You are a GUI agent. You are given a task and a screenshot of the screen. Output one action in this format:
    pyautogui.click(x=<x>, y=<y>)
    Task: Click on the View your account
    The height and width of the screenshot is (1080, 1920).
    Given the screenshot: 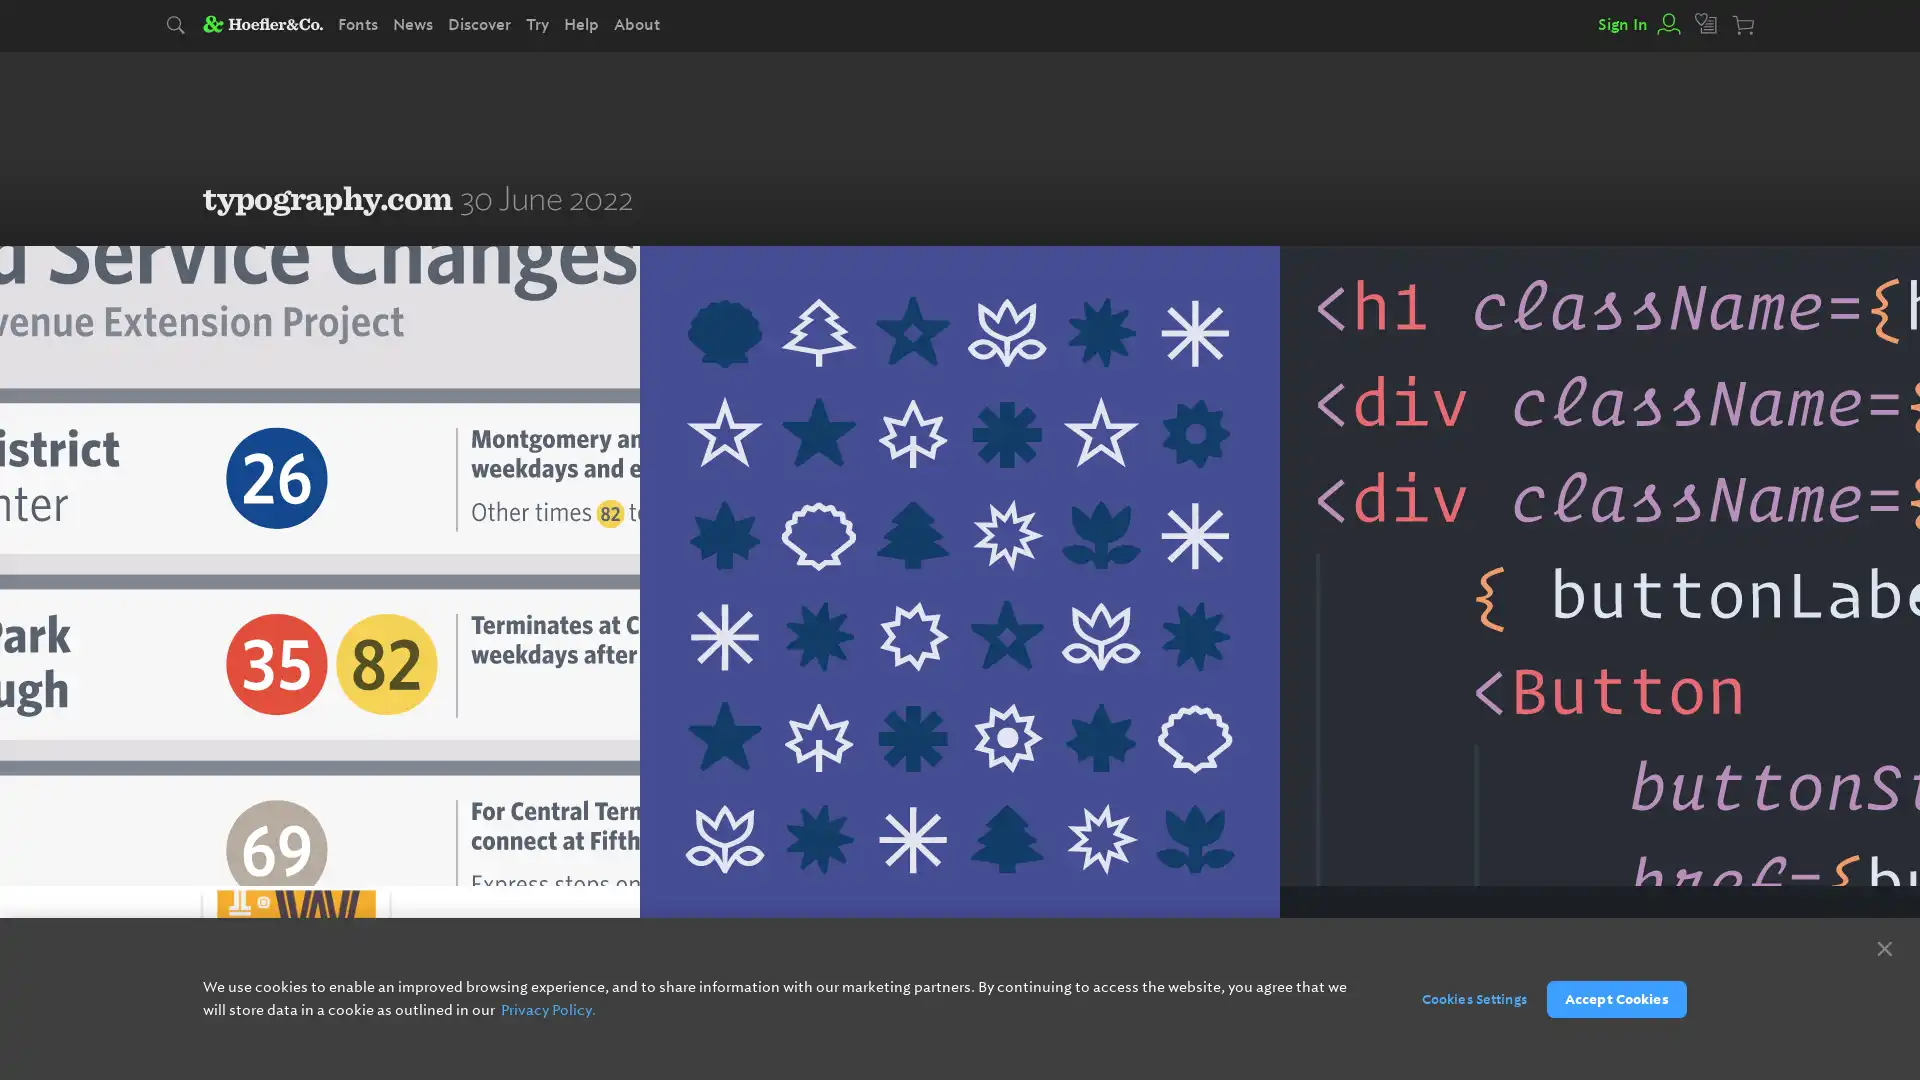 What is the action you would take?
    pyautogui.click(x=1666, y=24)
    